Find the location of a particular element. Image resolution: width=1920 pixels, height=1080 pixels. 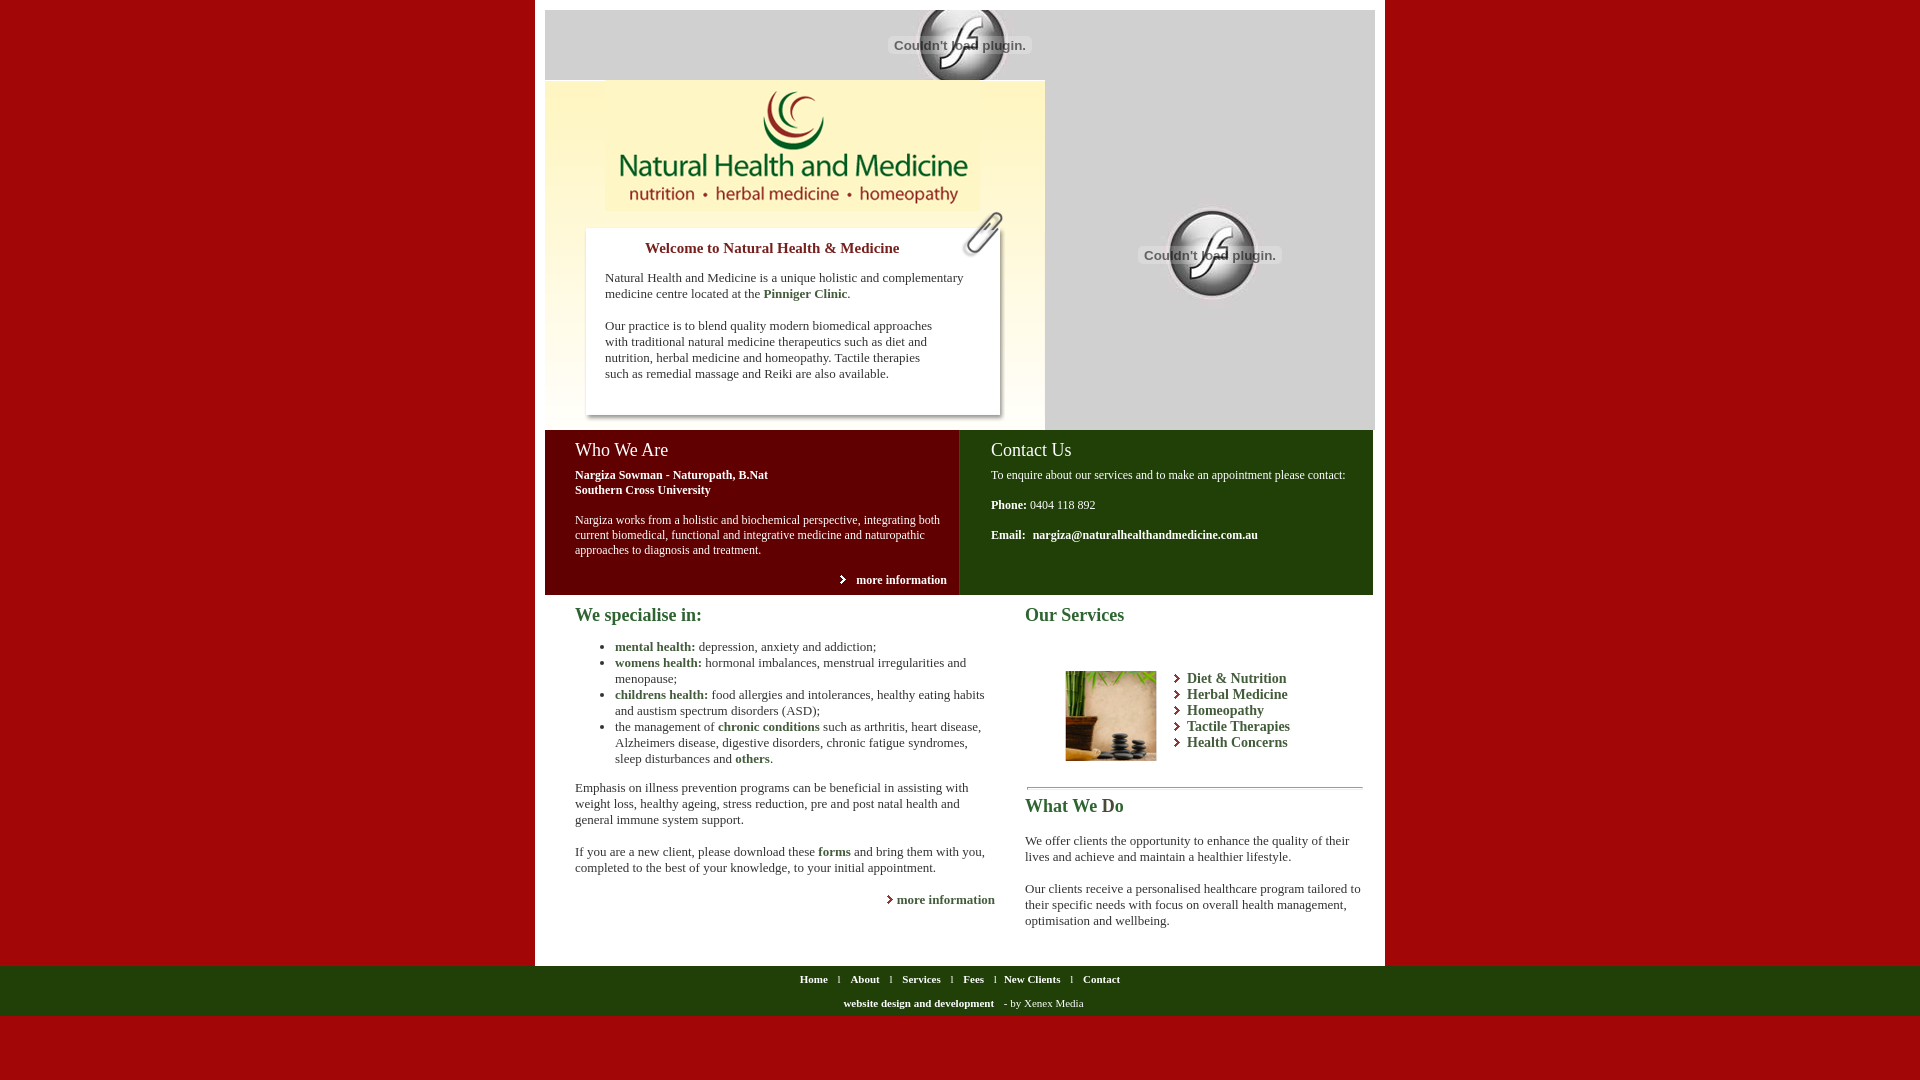

':' is located at coordinates (700, 662).